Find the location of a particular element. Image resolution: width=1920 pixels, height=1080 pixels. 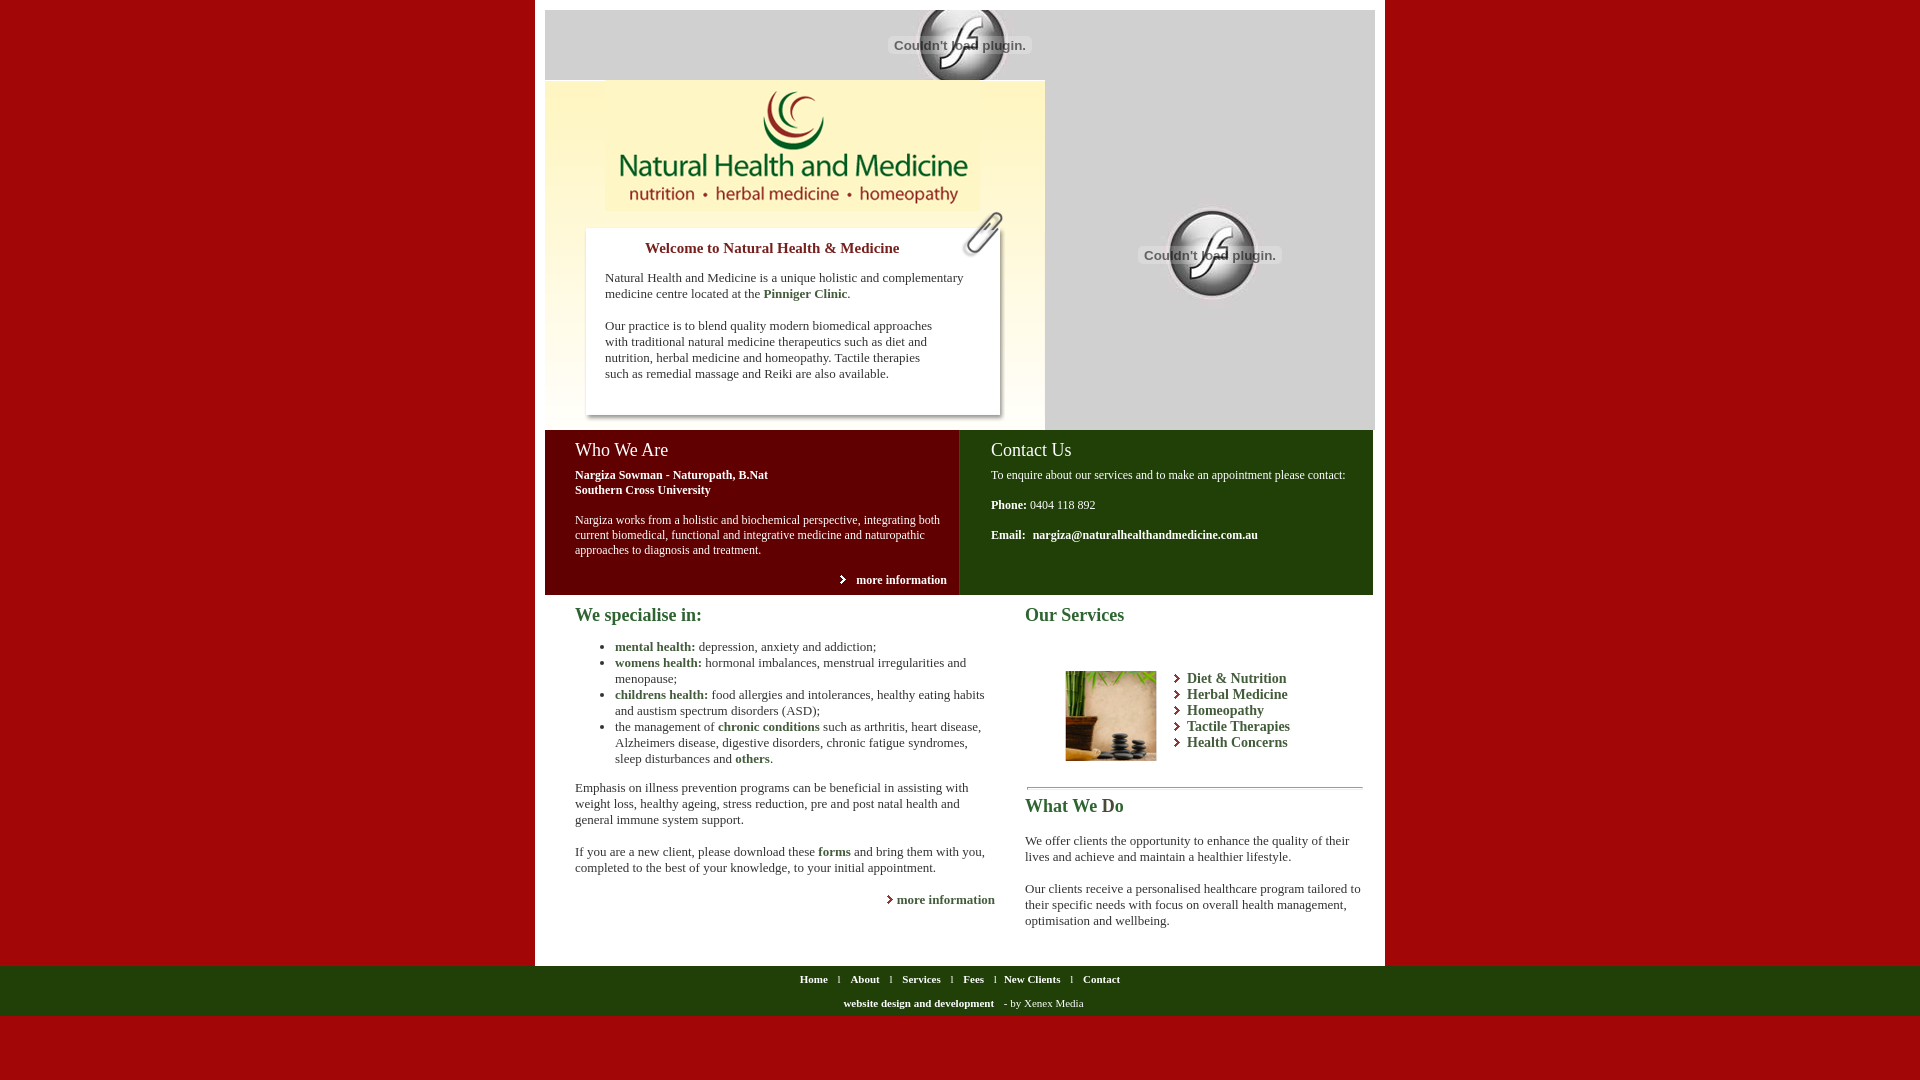

':' is located at coordinates (700, 662).